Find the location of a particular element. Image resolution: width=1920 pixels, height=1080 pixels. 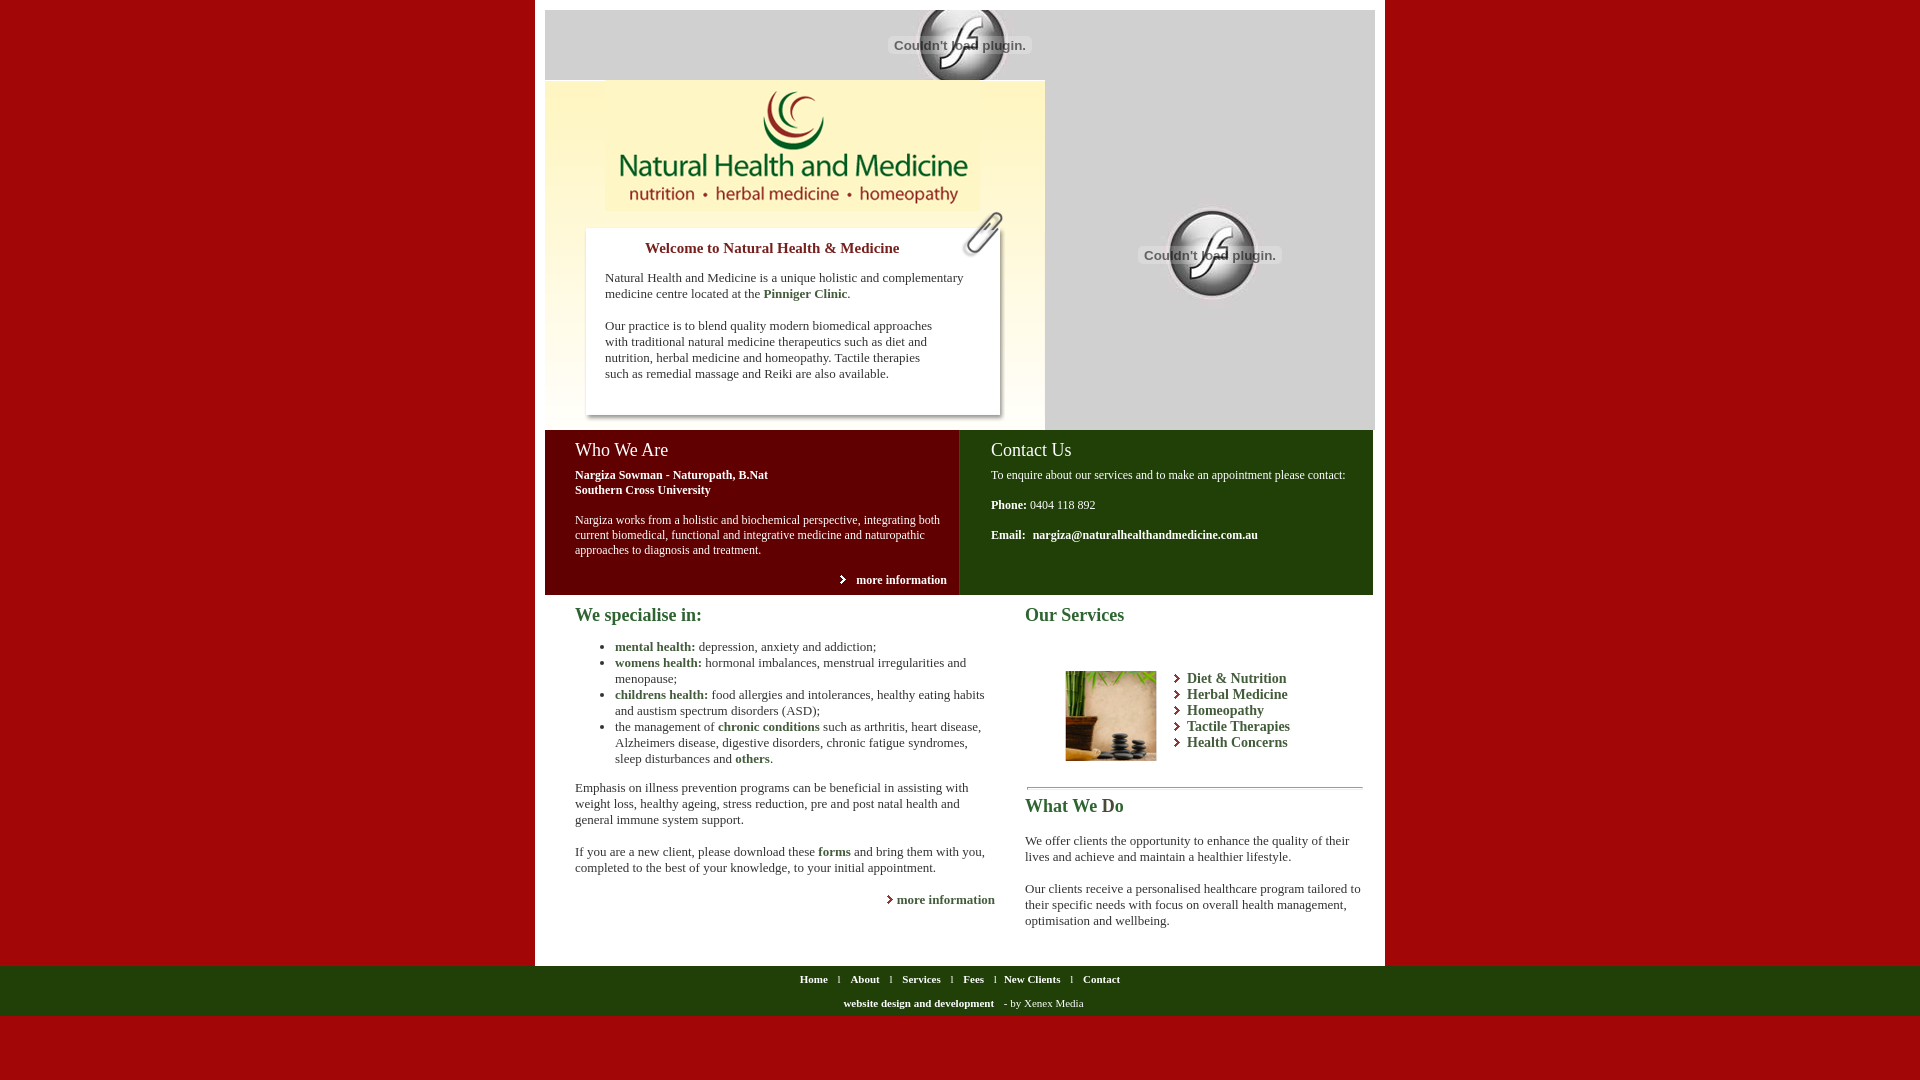

':' is located at coordinates (700, 662).